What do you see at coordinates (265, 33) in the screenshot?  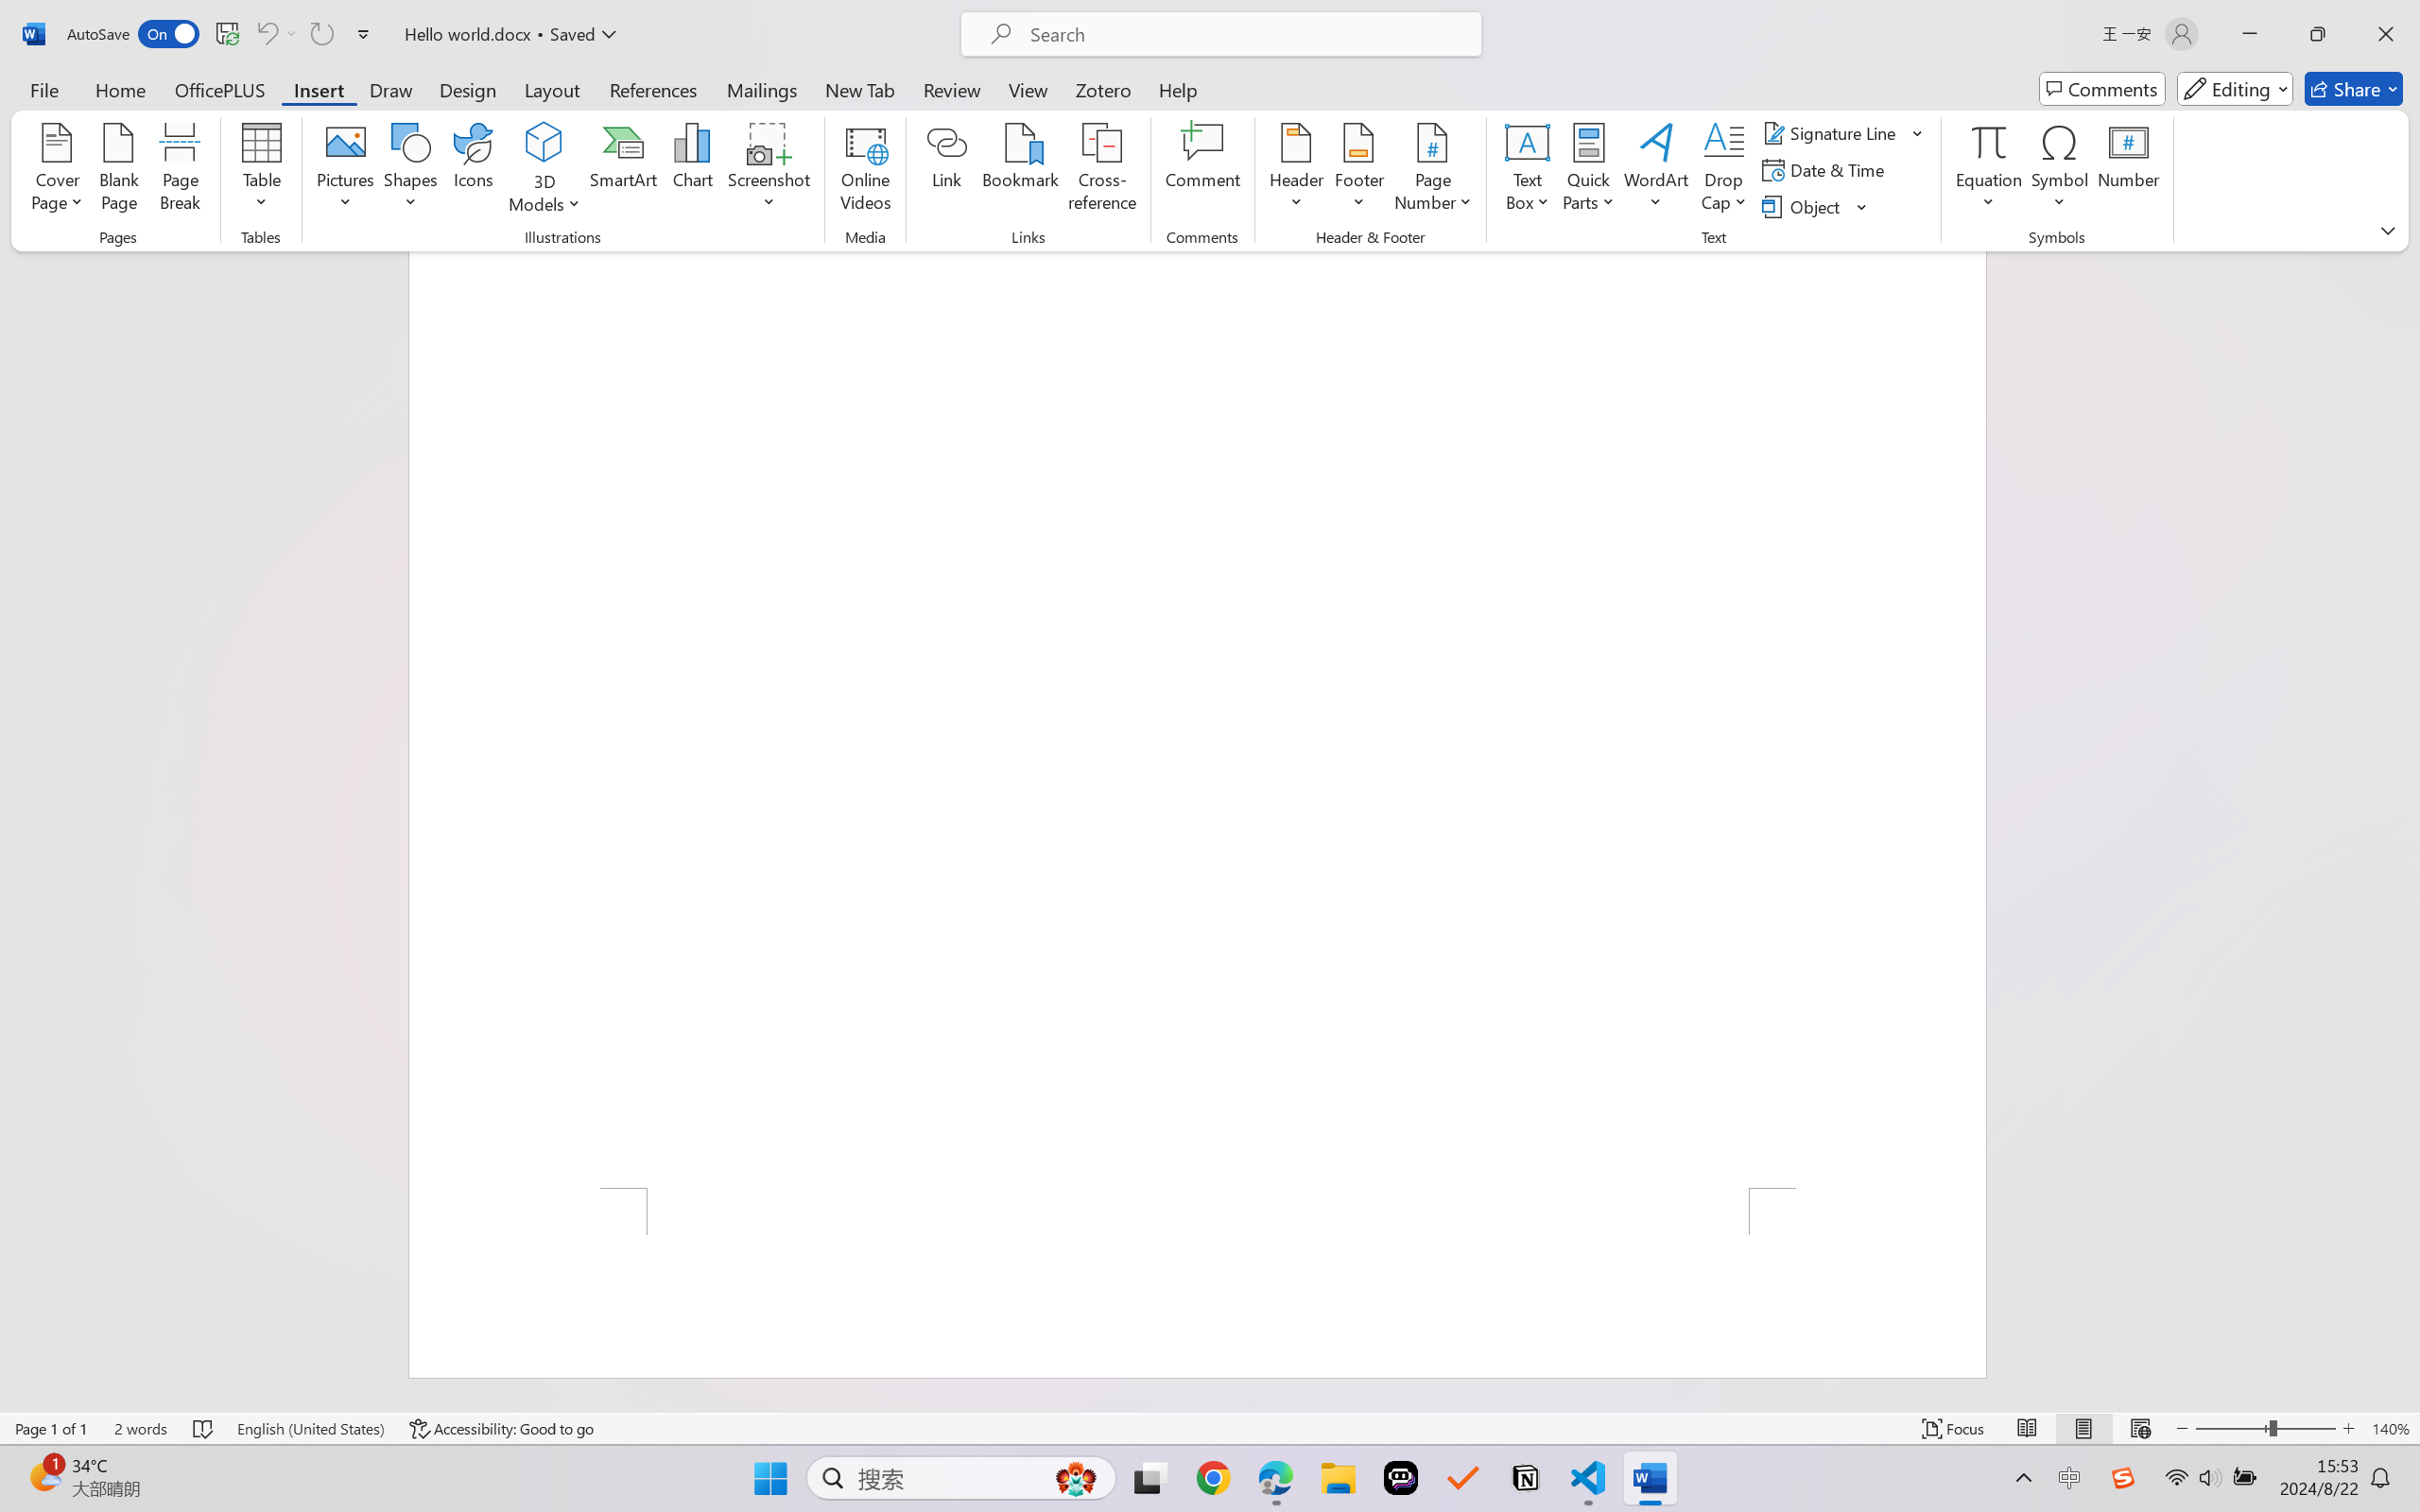 I see `'Can'` at bounding box center [265, 33].